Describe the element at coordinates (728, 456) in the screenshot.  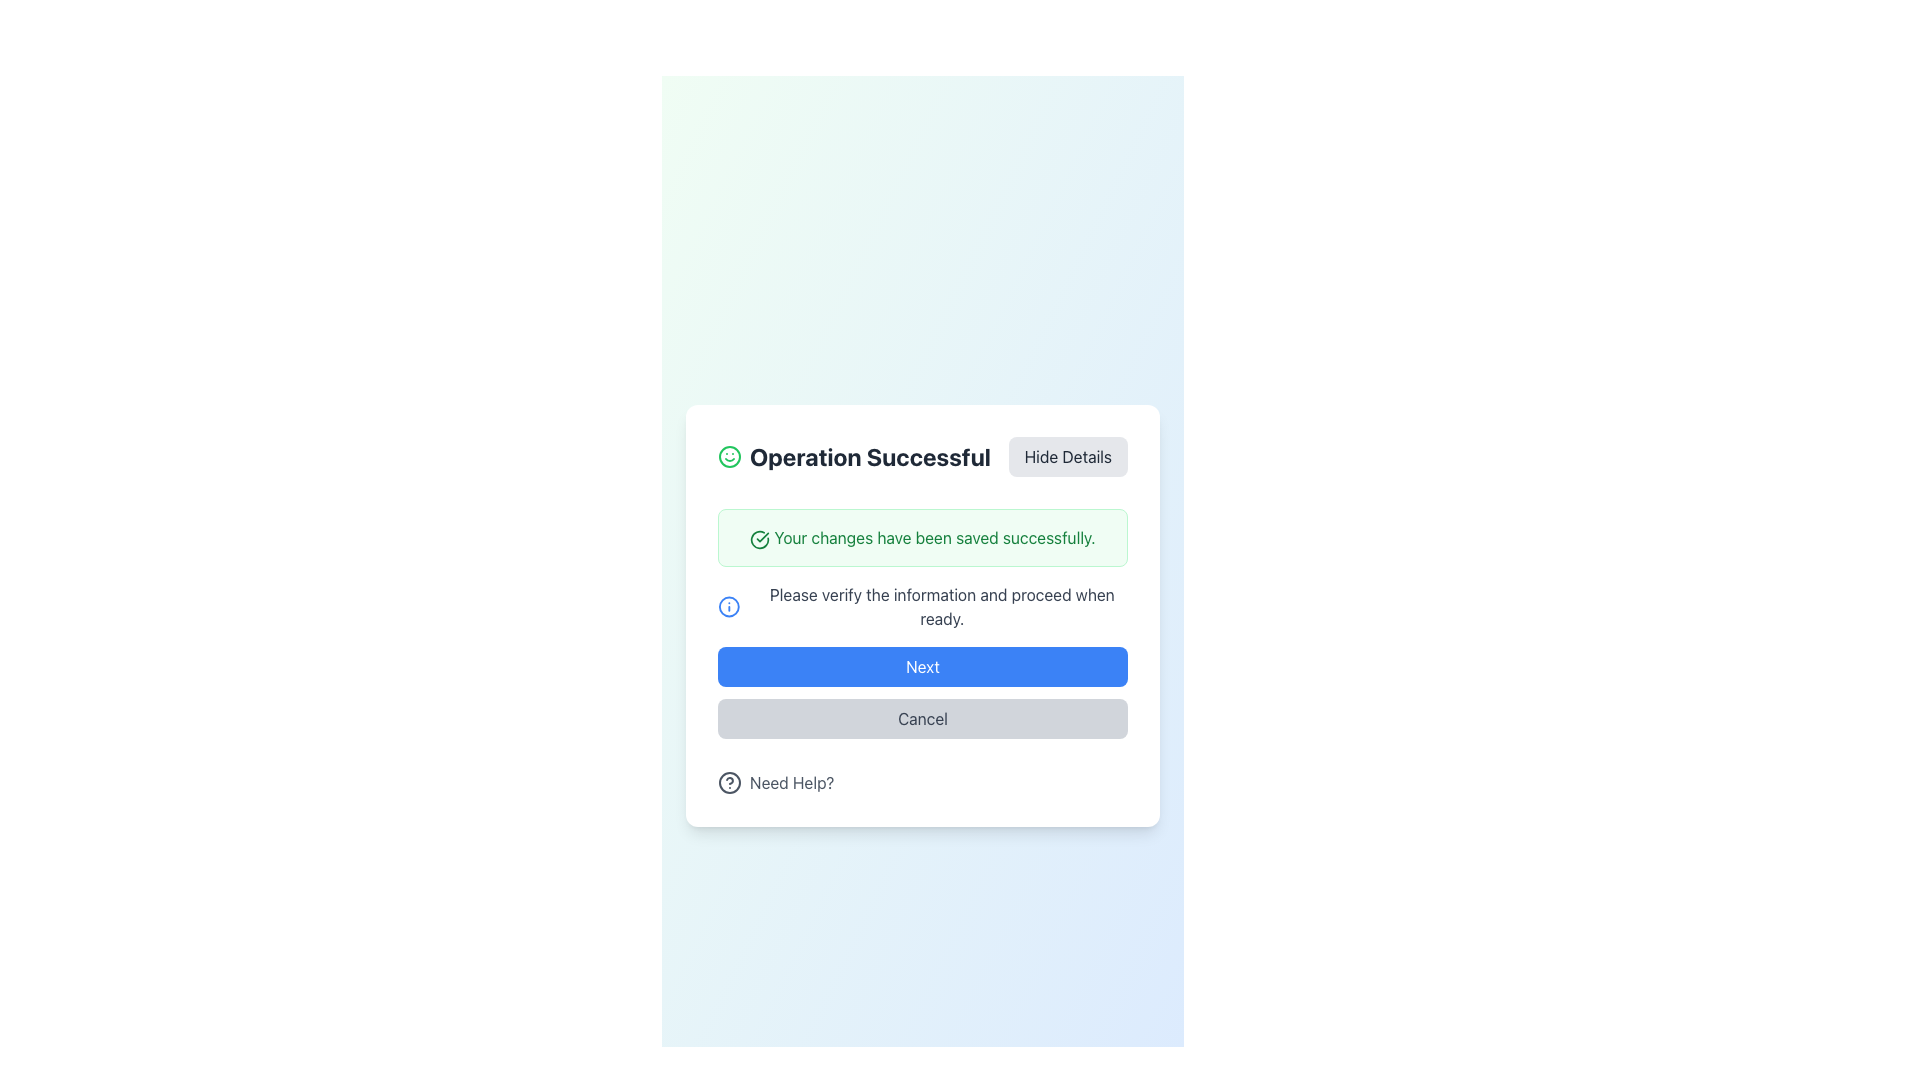
I see `the green circular smiley icon located to the left of the 'Operation Successful' text in the upper section of the interface` at that location.